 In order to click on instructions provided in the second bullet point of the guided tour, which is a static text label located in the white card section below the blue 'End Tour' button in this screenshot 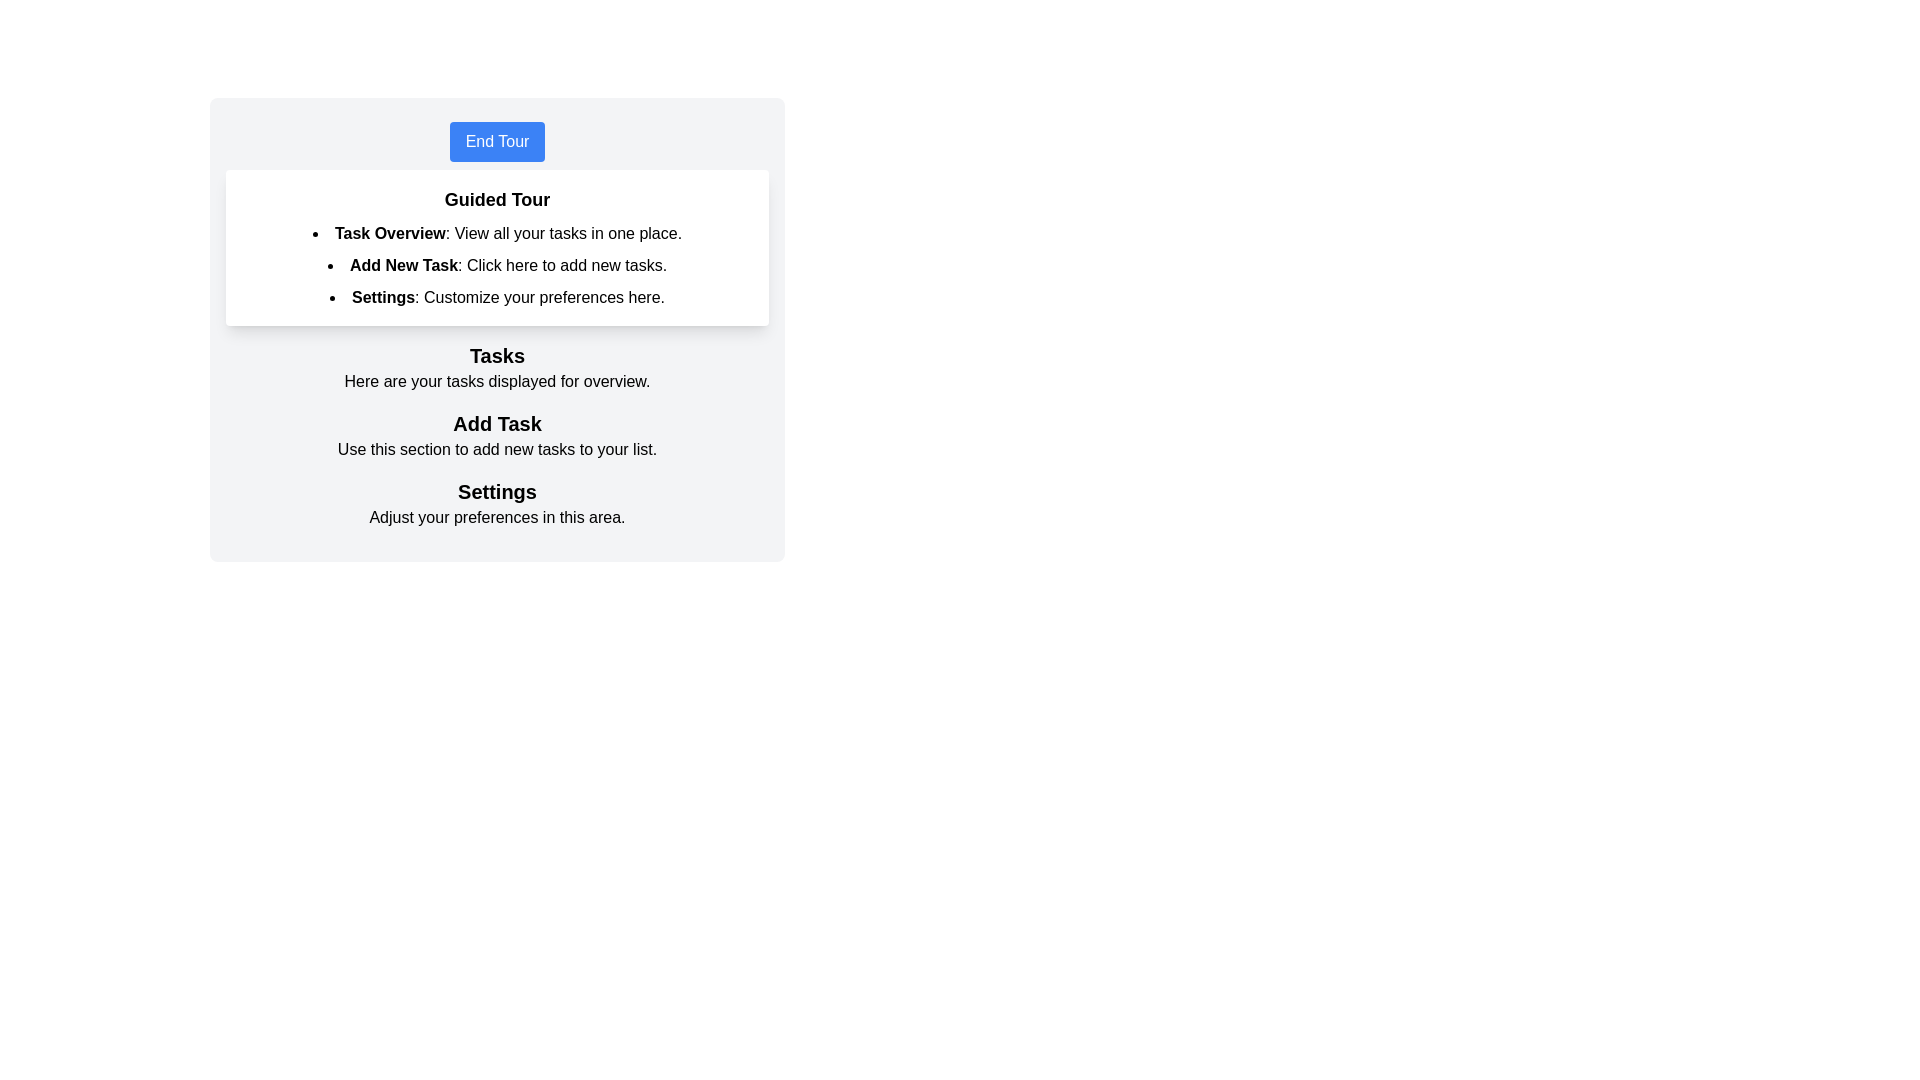, I will do `click(402, 264)`.